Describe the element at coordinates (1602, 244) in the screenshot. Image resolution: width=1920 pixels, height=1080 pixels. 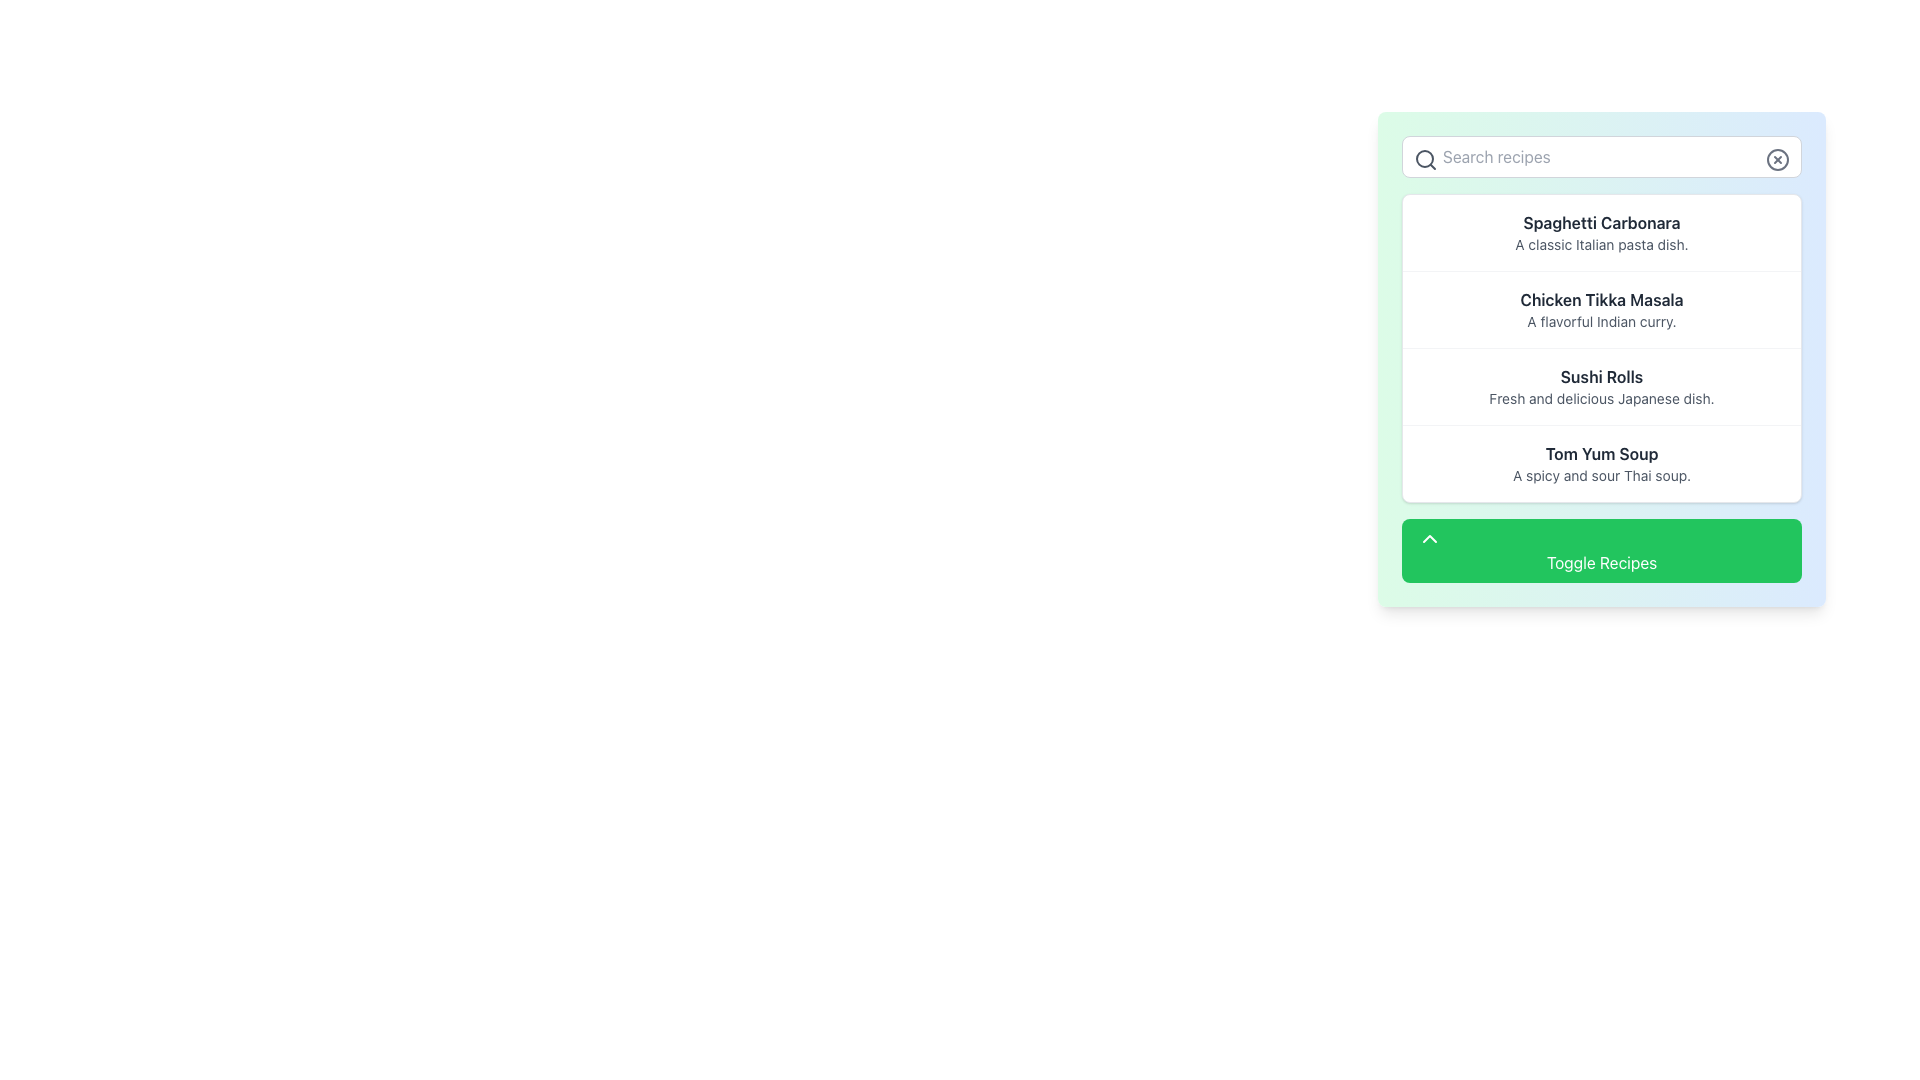
I see `descriptive text that states 'A classic Italian pasta dish.' located below the title 'Spaghetti Carbonara' in the card layout of the recipe list` at that location.